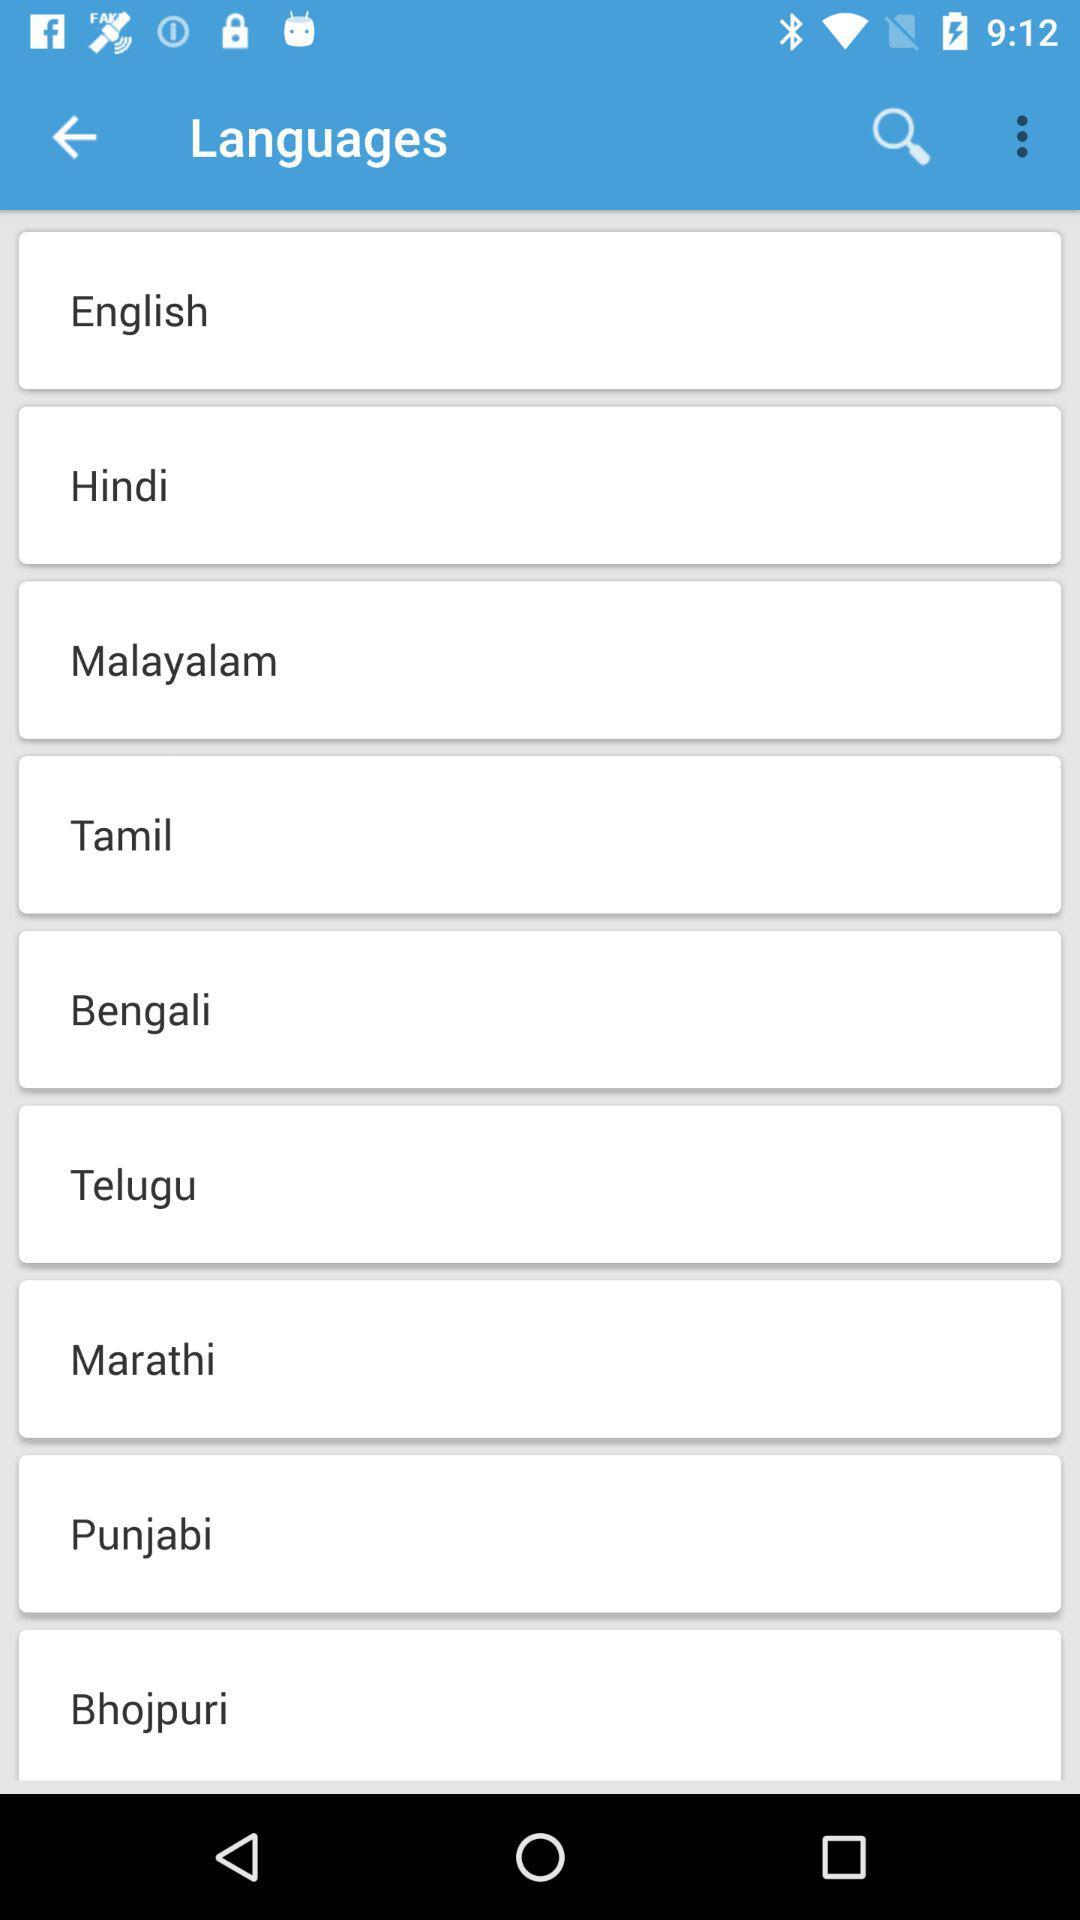 The height and width of the screenshot is (1920, 1080). Describe the element at coordinates (901, 135) in the screenshot. I see `item above the english item` at that location.